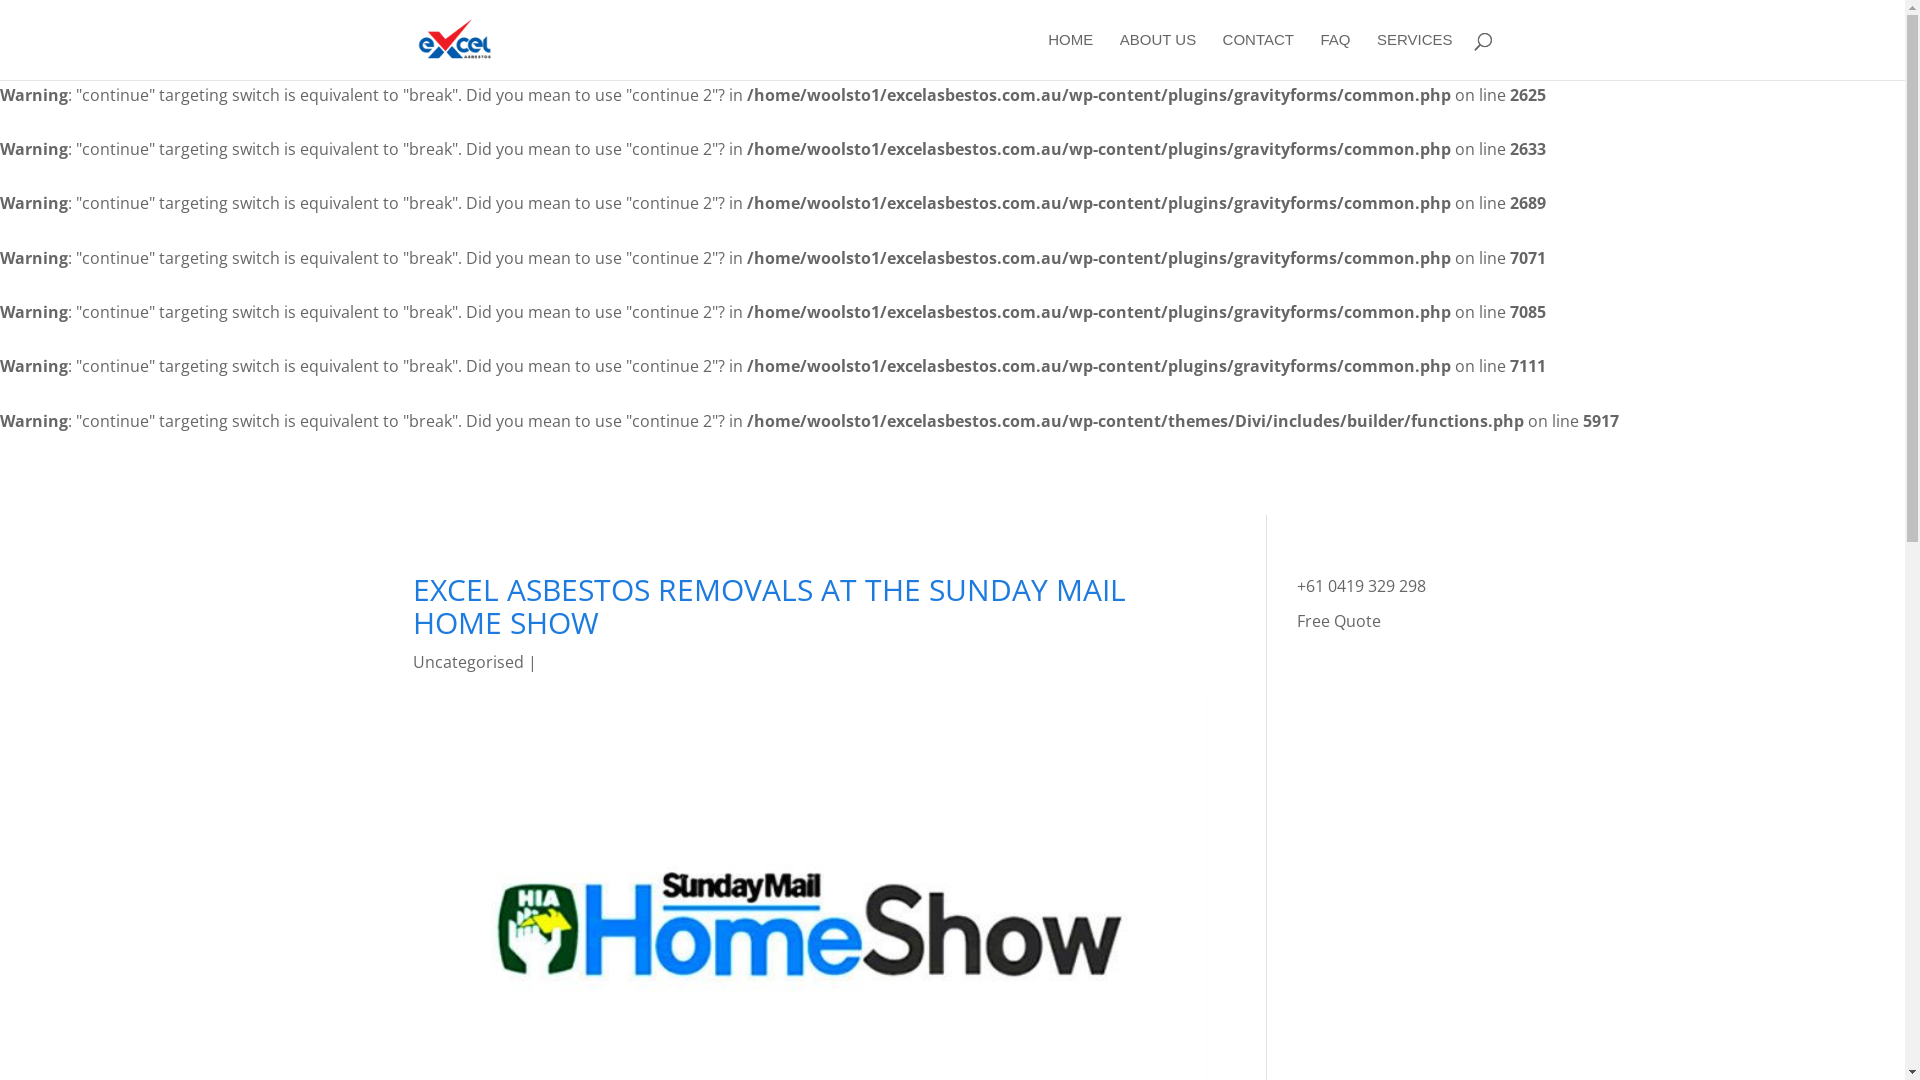 The image size is (1920, 1080). I want to click on 'HOME', so click(1069, 55).